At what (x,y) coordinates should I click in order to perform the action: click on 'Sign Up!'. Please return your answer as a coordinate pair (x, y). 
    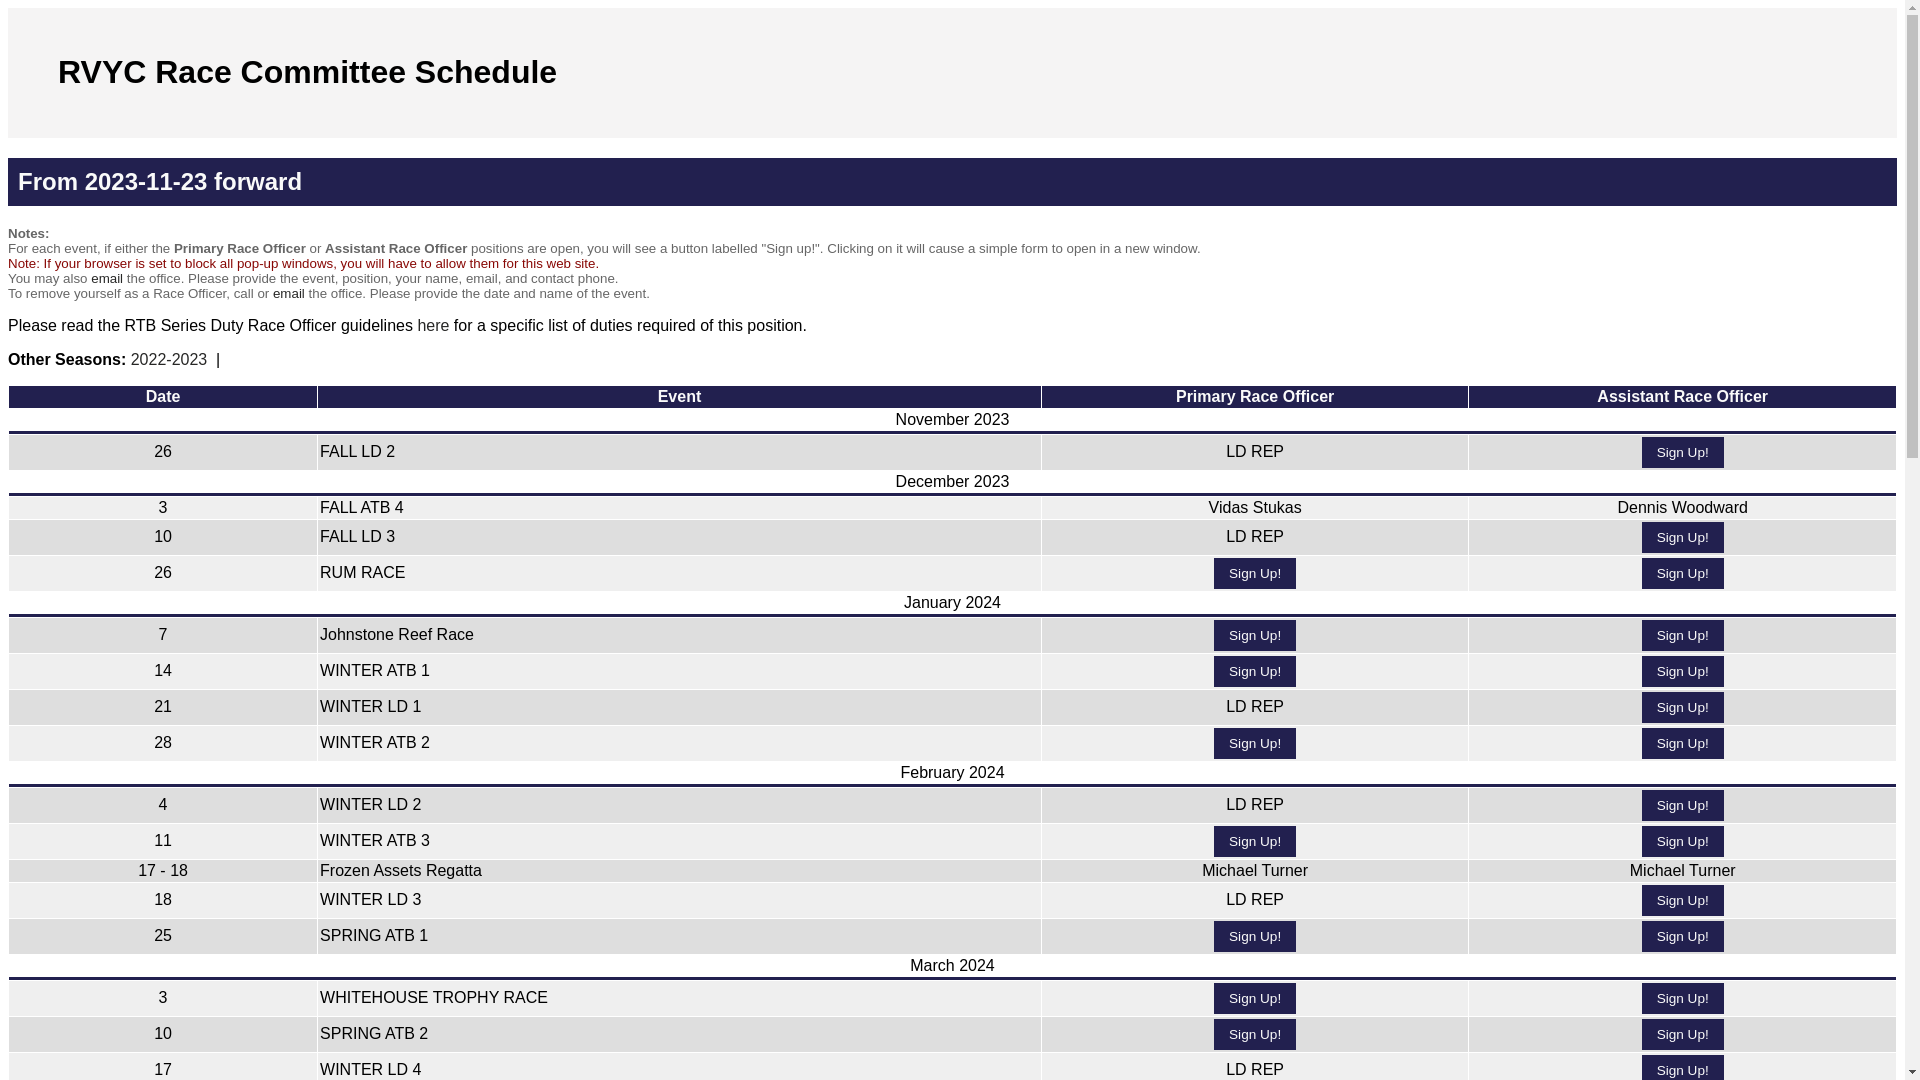
    Looking at the image, I should click on (1641, 900).